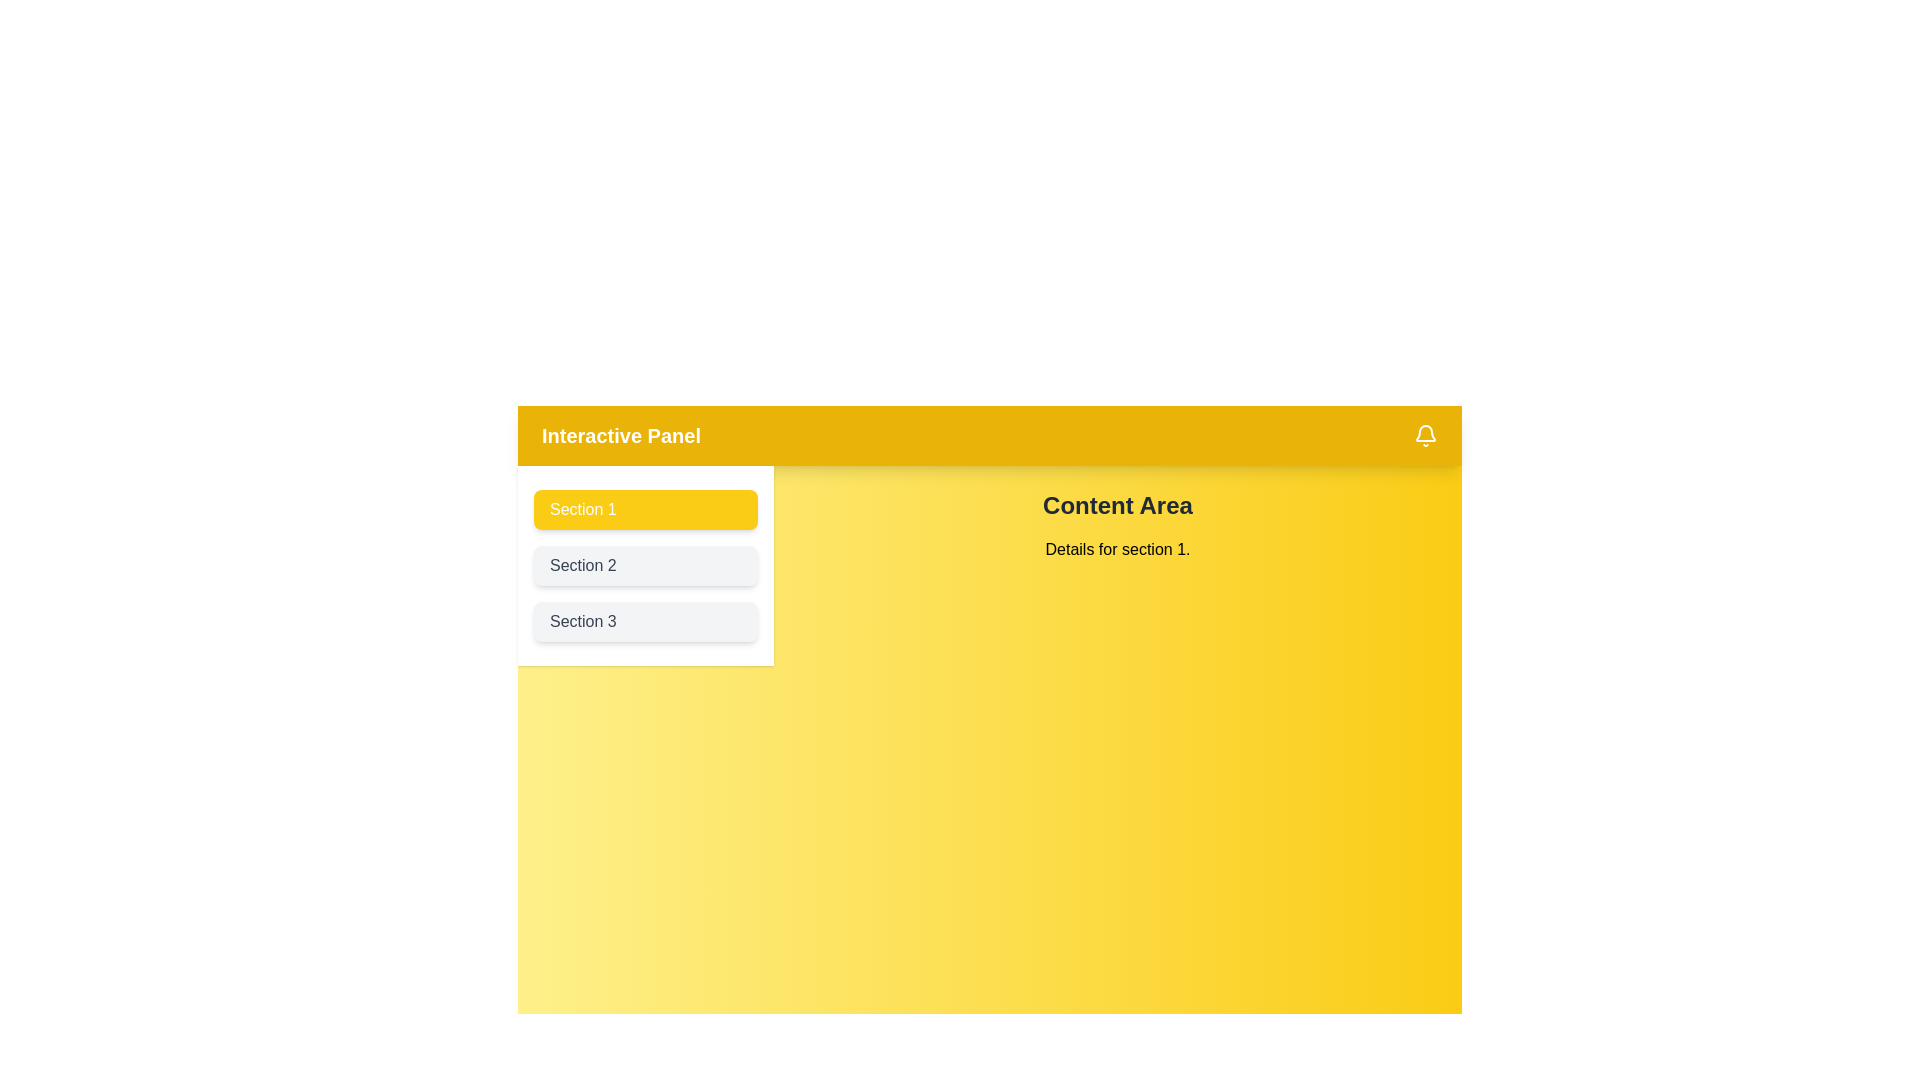  Describe the element at coordinates (1424, 434) in the screenshot. I see `the notification bell icon located in the top-right corner of the yellow header bar labeled 'Interactive Panel'` at that location.